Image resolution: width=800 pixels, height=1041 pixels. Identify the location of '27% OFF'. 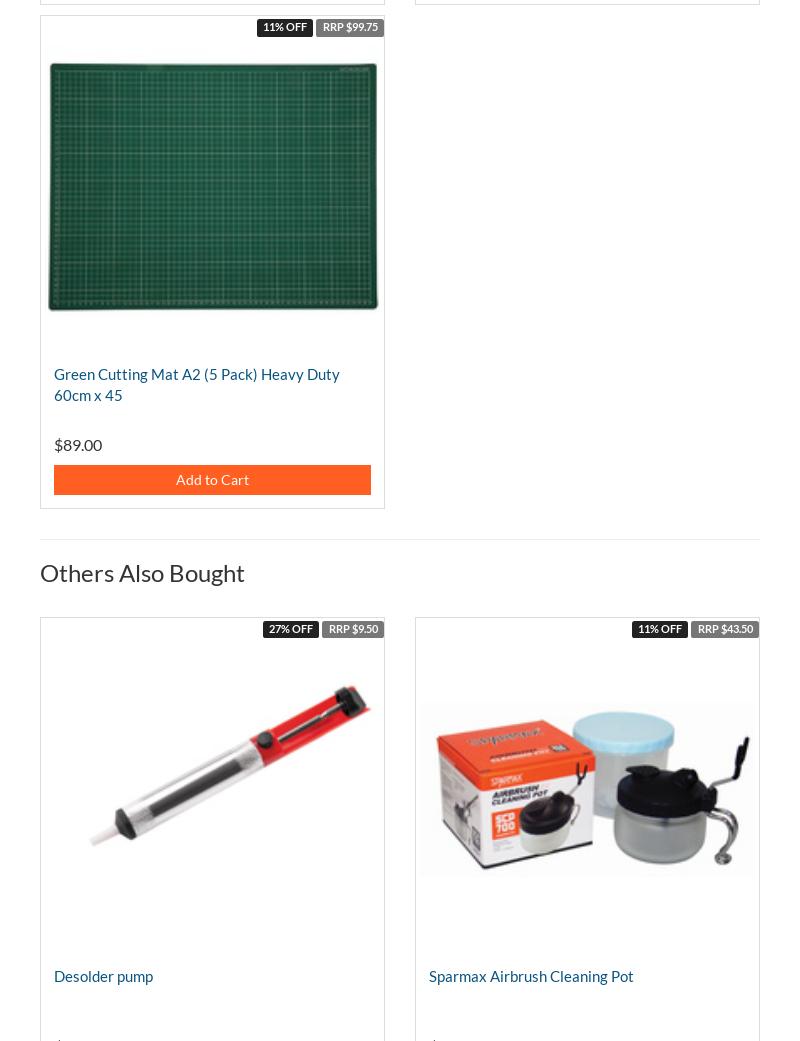
(291, 627).